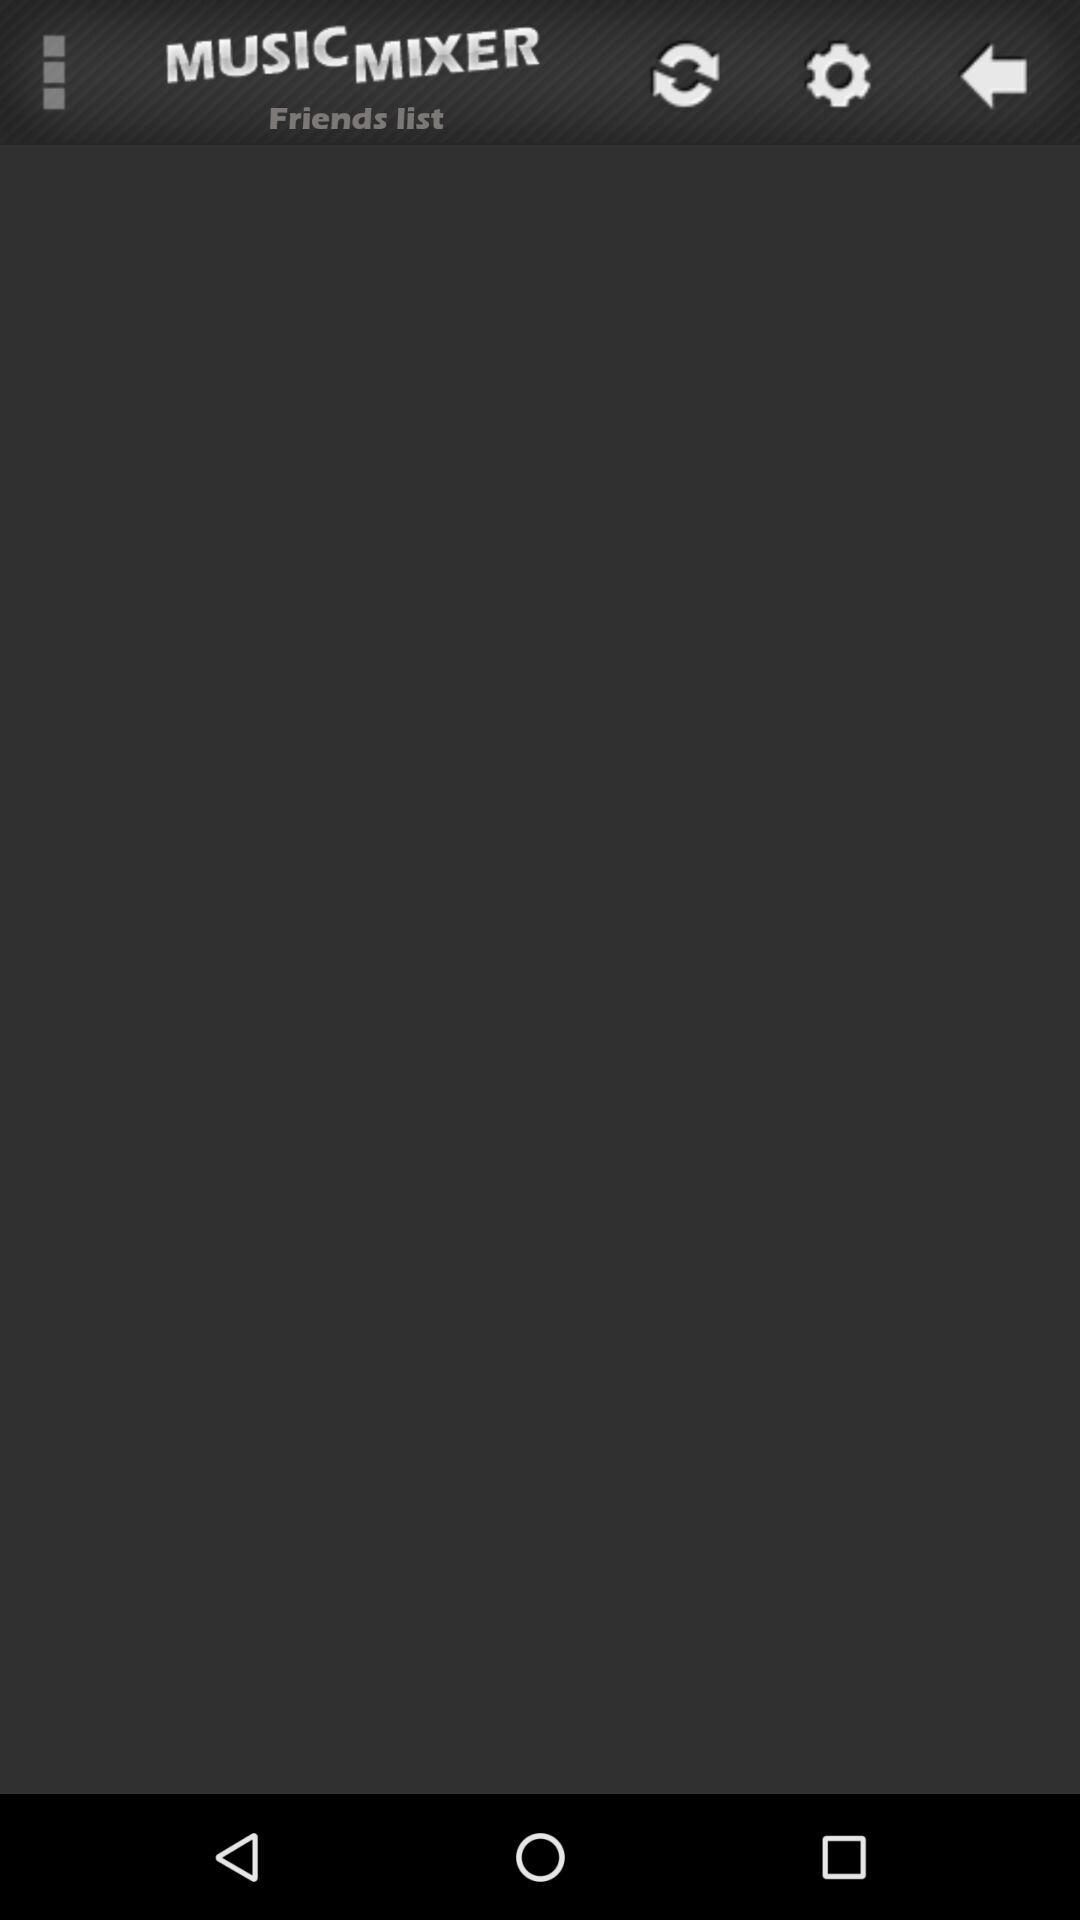 This screenshot has width=1080, height=1920. What do you see at coordinates (835, 72) in the screenshot?
I see `open settings` at bounding box center [835, 72].